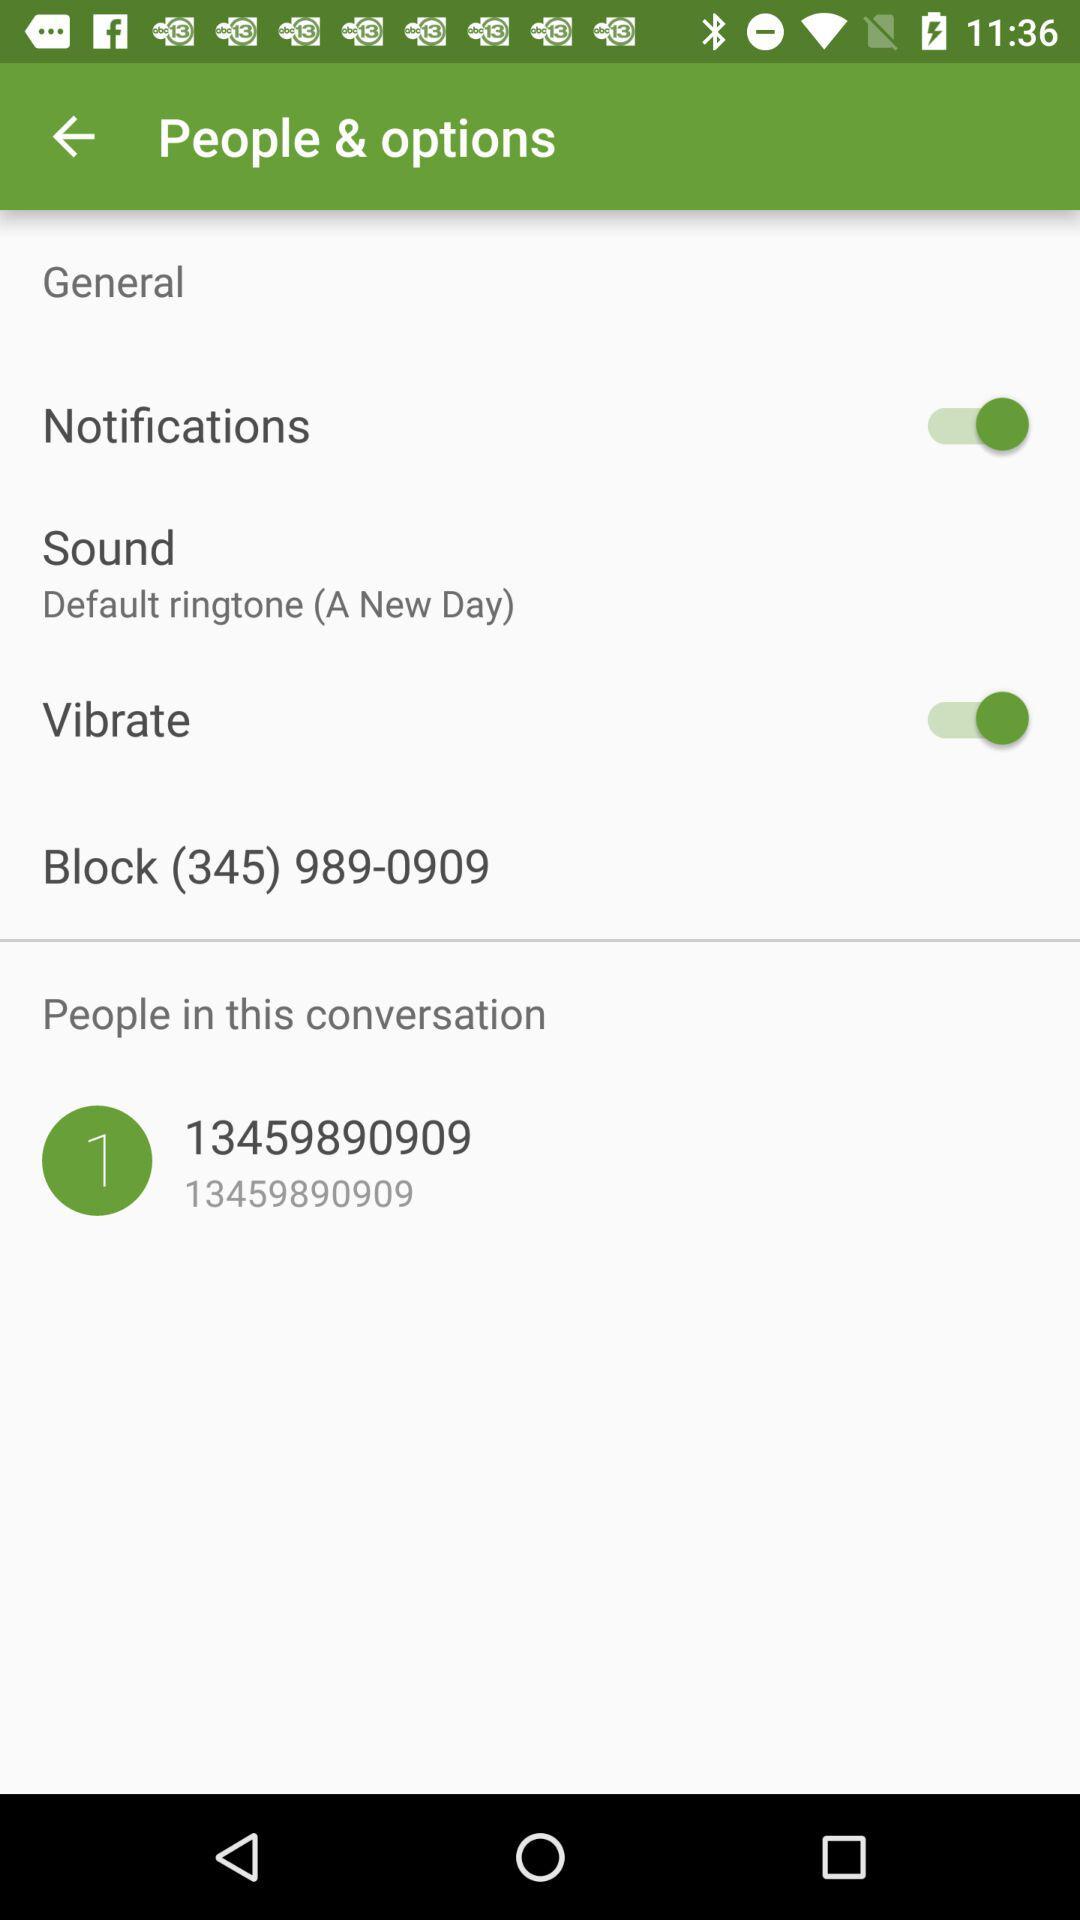 This screenshot has height=1920, width=1080. Describe the element at coordinates (540, 865) in the screenshot. I see `block 345 989 item` at that location.